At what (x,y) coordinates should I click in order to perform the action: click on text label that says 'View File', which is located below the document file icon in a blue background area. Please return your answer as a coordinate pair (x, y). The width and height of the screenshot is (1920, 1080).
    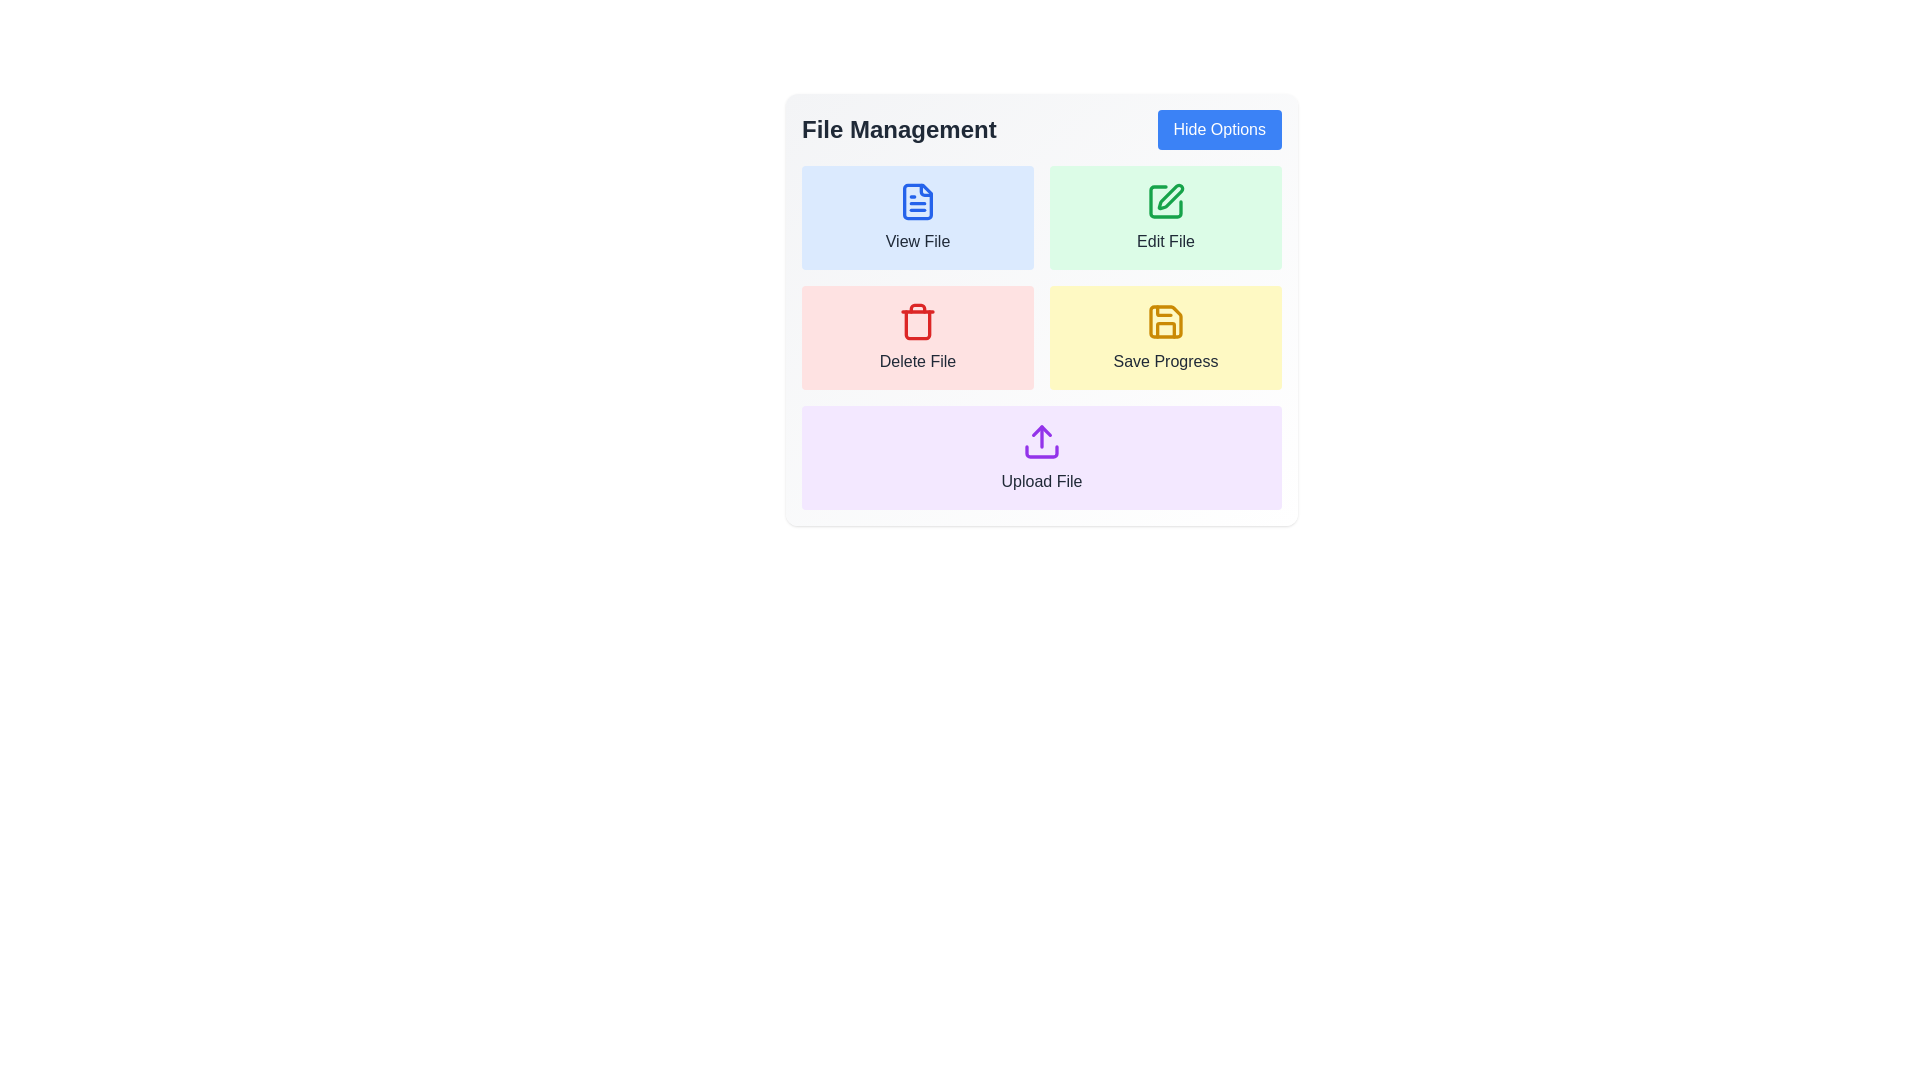
    Looking at the image, I should click on (916, 241).